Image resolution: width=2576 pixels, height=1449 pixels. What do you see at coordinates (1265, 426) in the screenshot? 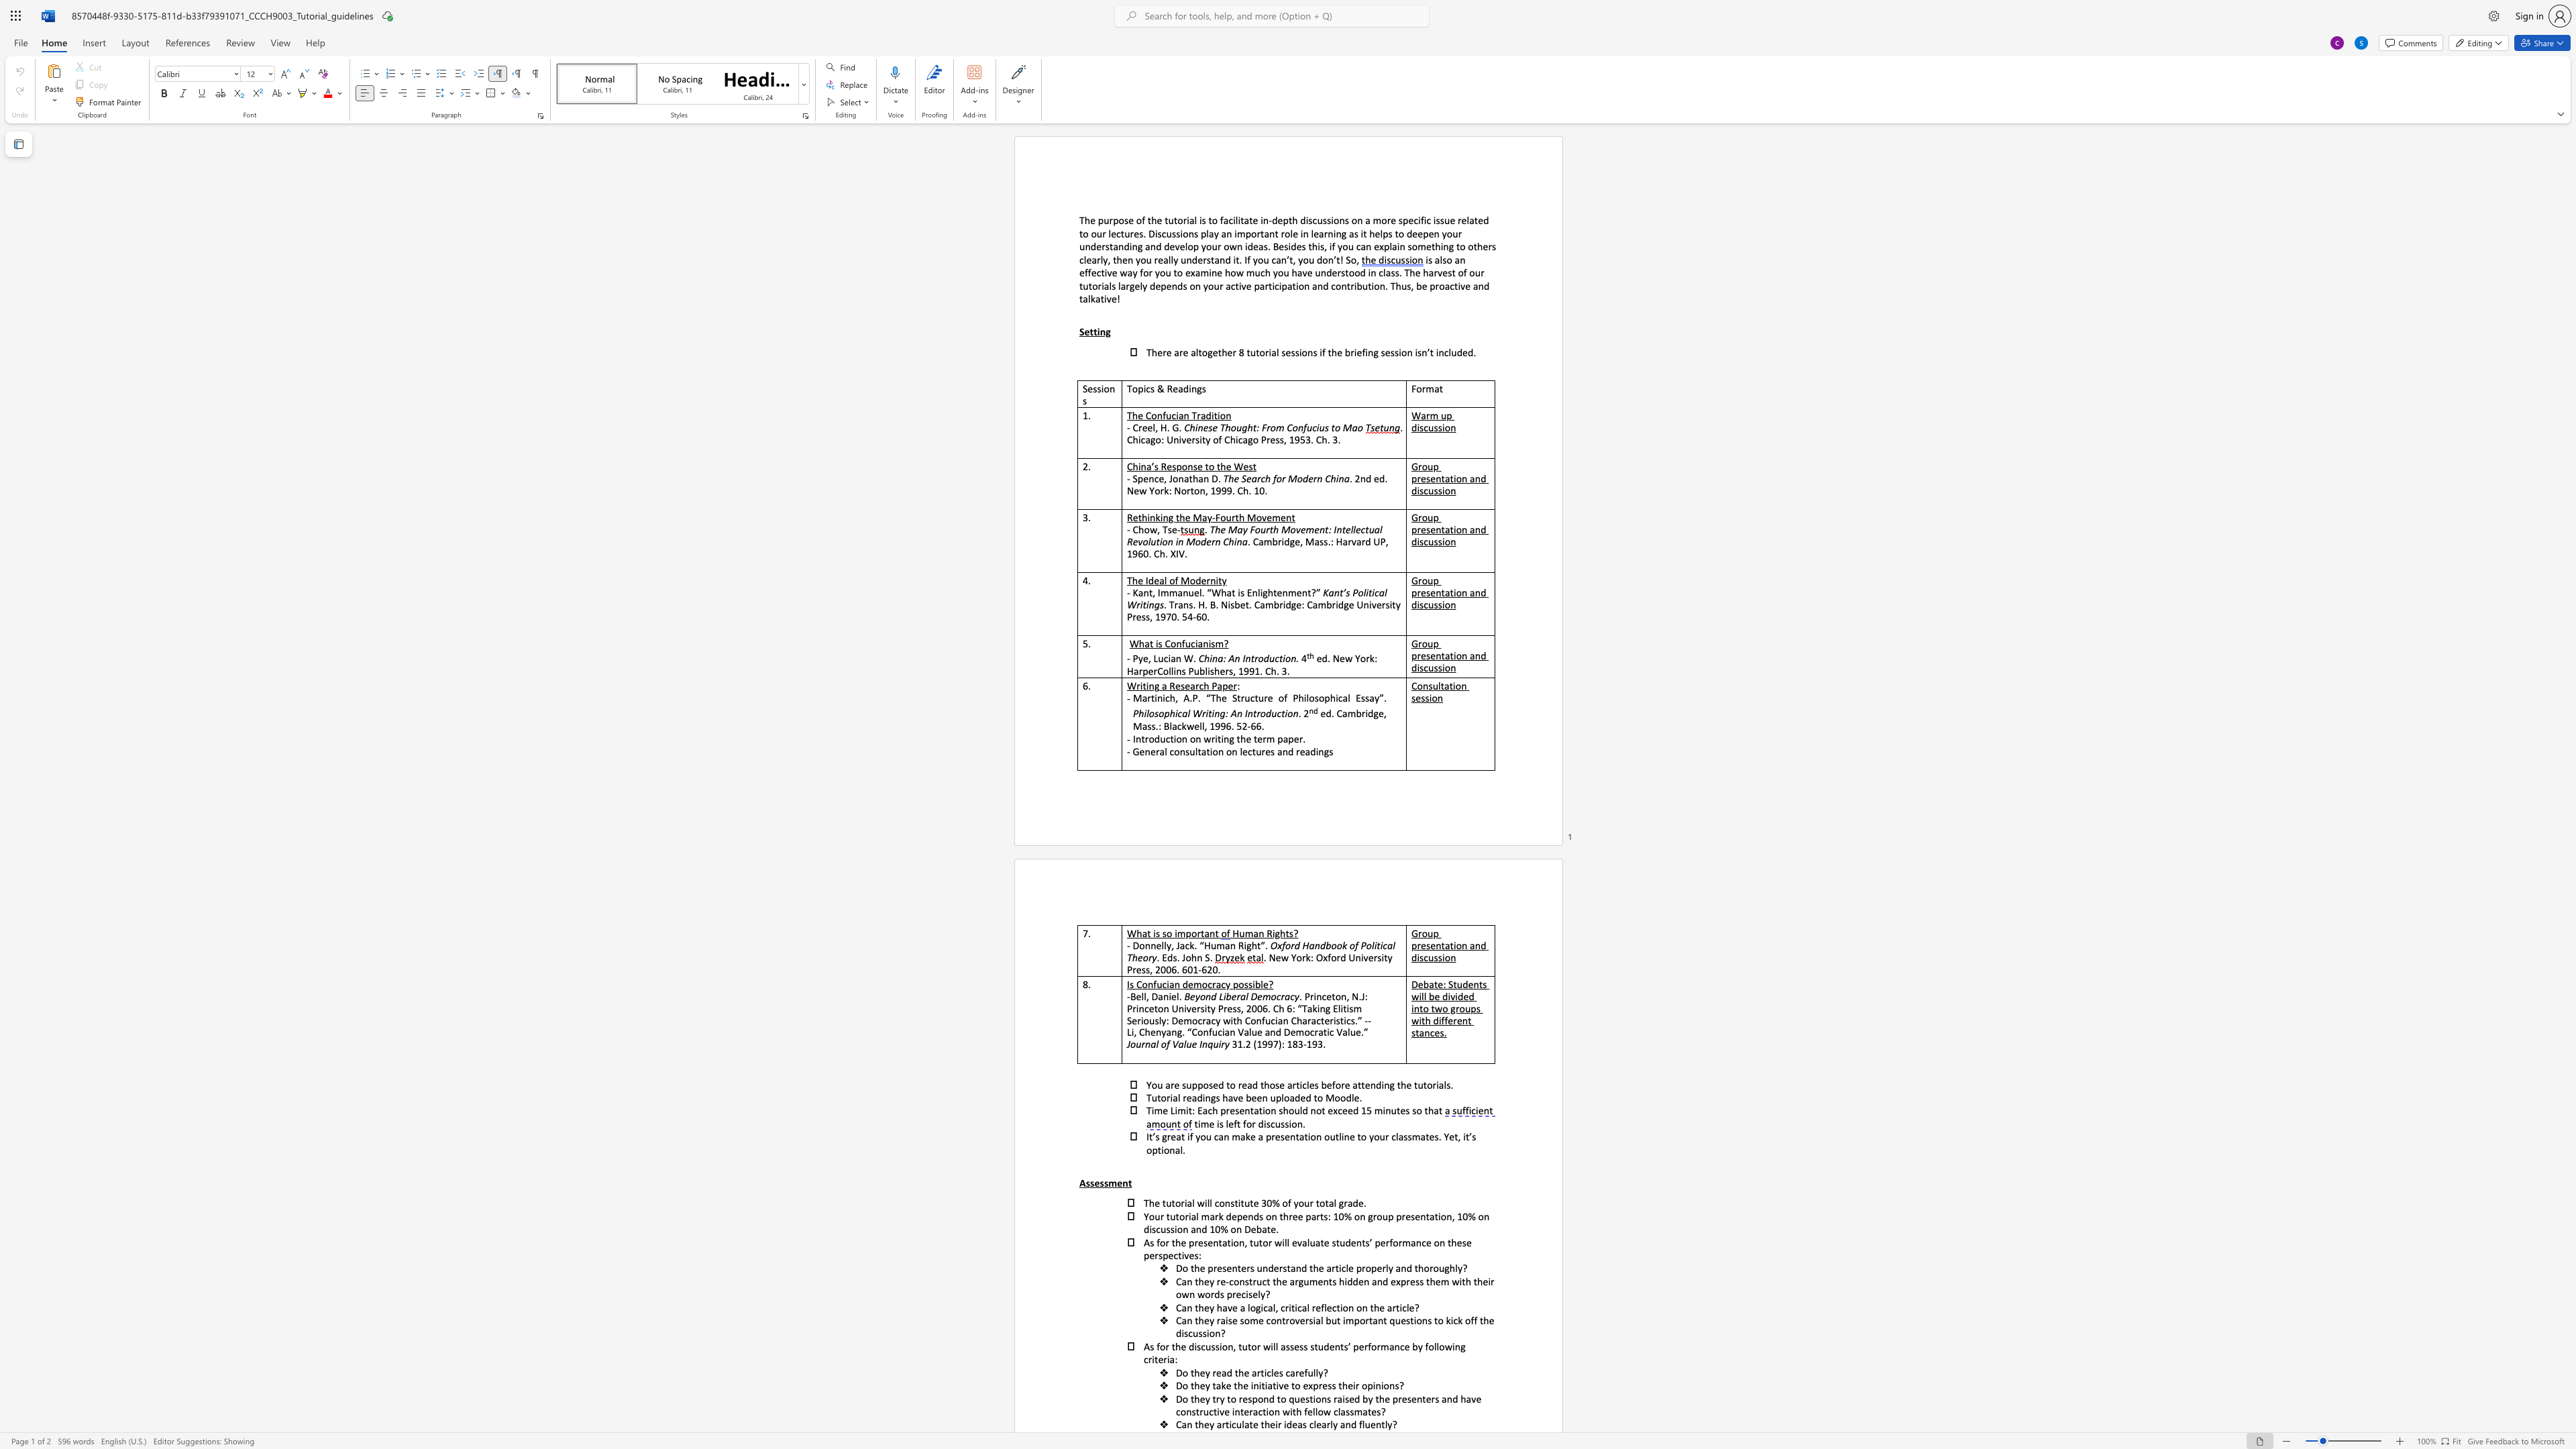
I see `the subset text "rom Confucius t" within the text "Chinese Thought: From Confucius to Mao"` at bounding box center [1265, 426].